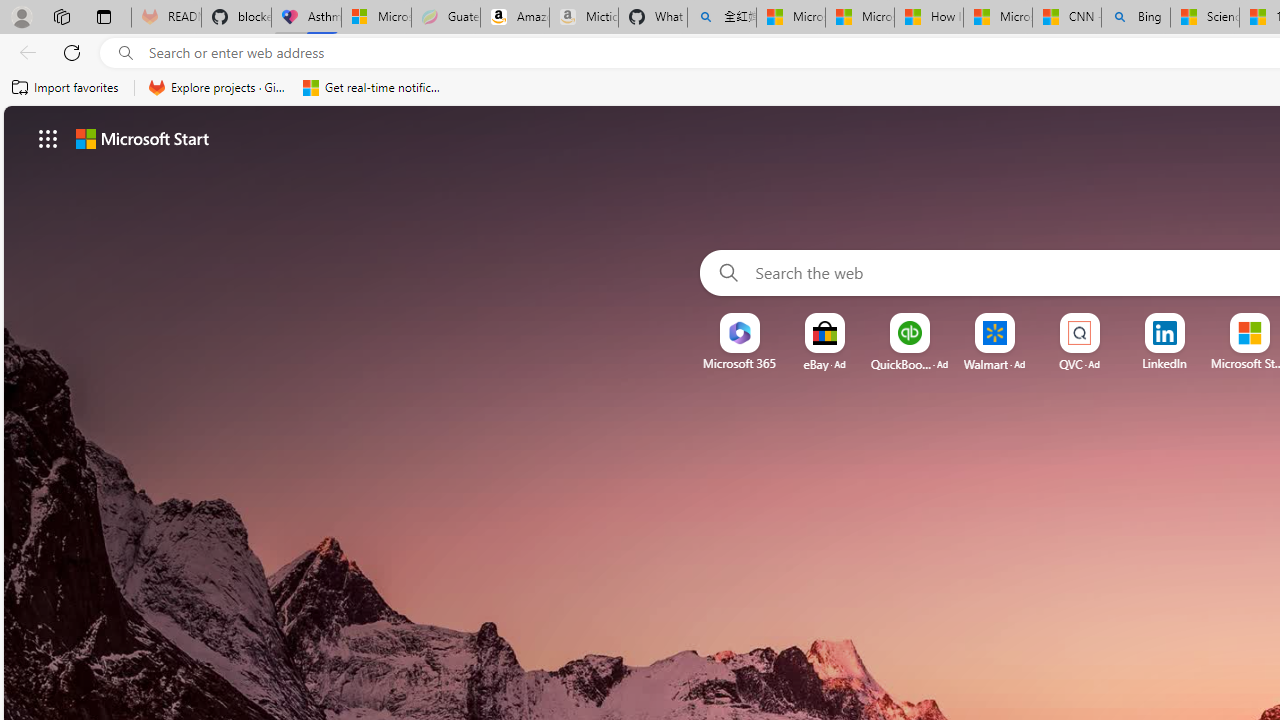 The height and width of the screenshot is (720, 1280). Describe the element at coordinates (141, 137) in the screenshot. I see `'Microsoft start'` at that location.